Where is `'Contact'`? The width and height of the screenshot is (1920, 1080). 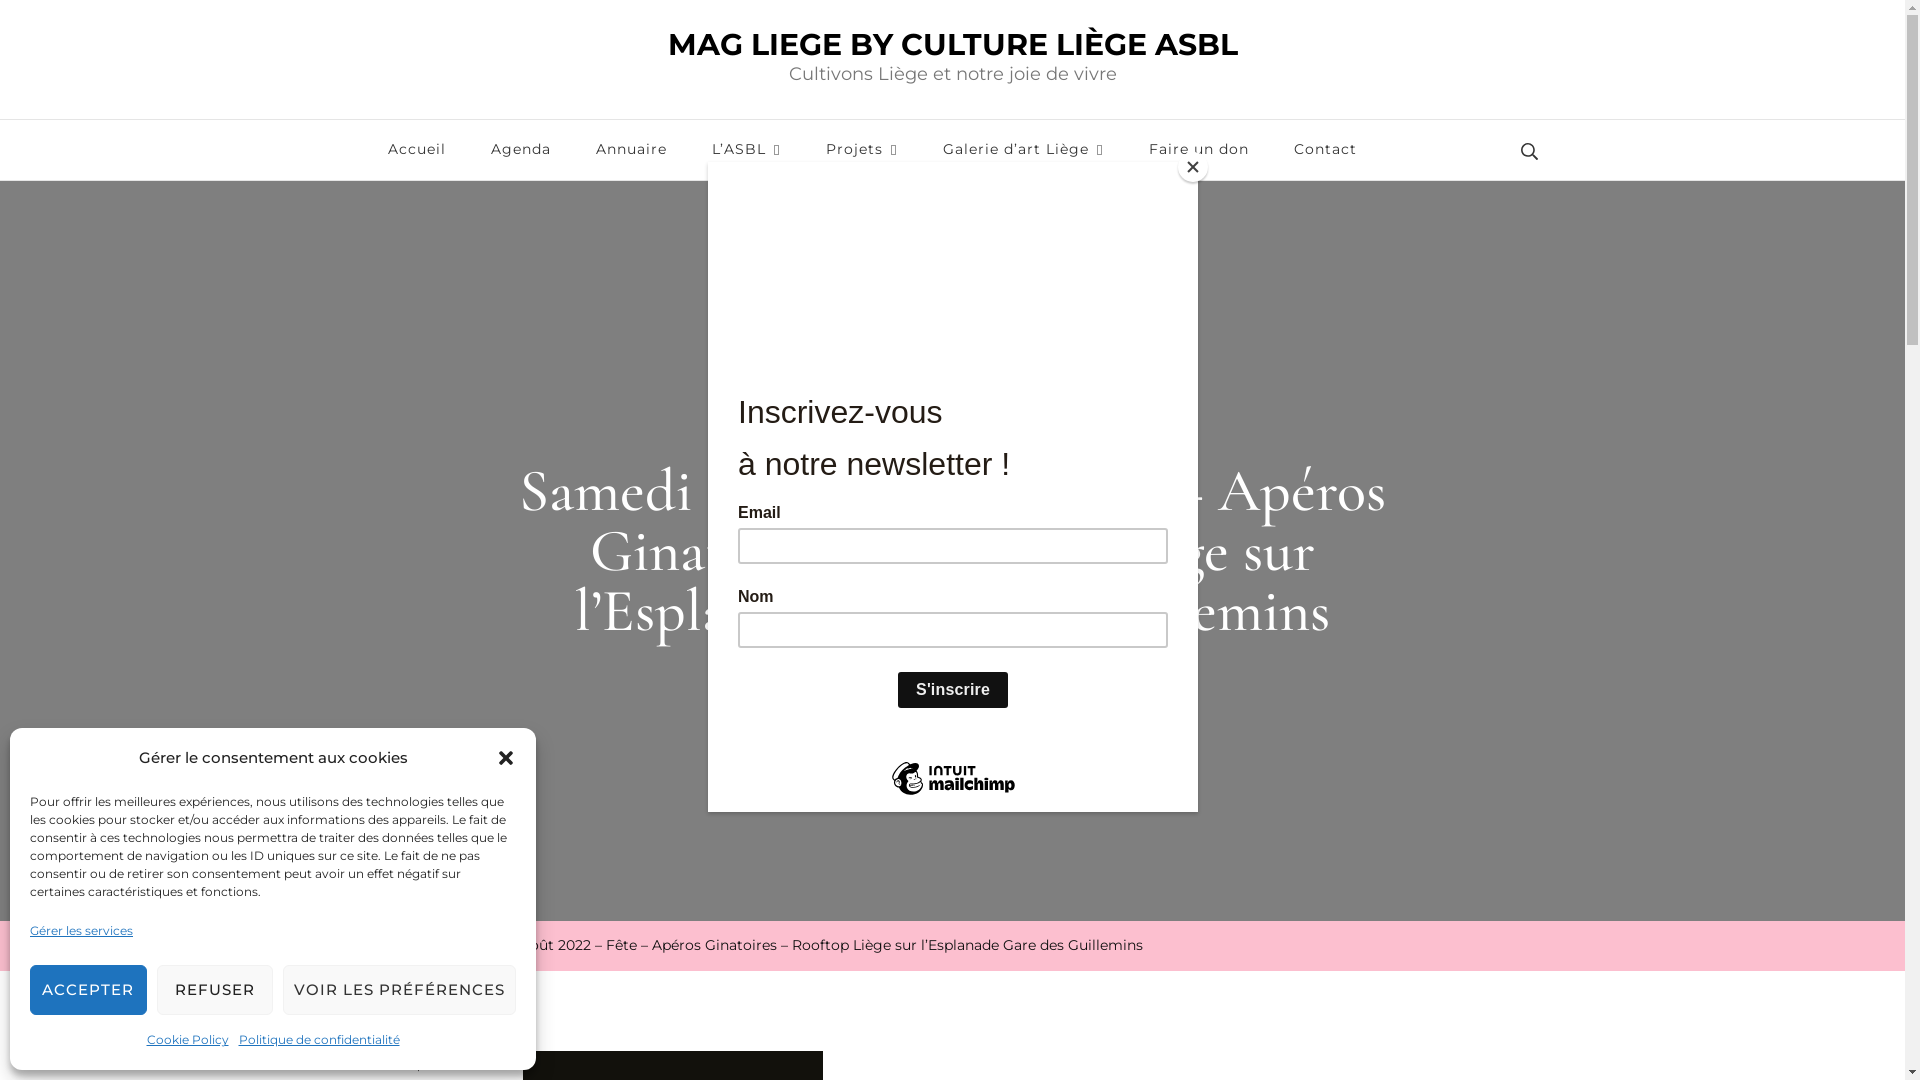 'Contact' is located at coordinates (1325, 149).